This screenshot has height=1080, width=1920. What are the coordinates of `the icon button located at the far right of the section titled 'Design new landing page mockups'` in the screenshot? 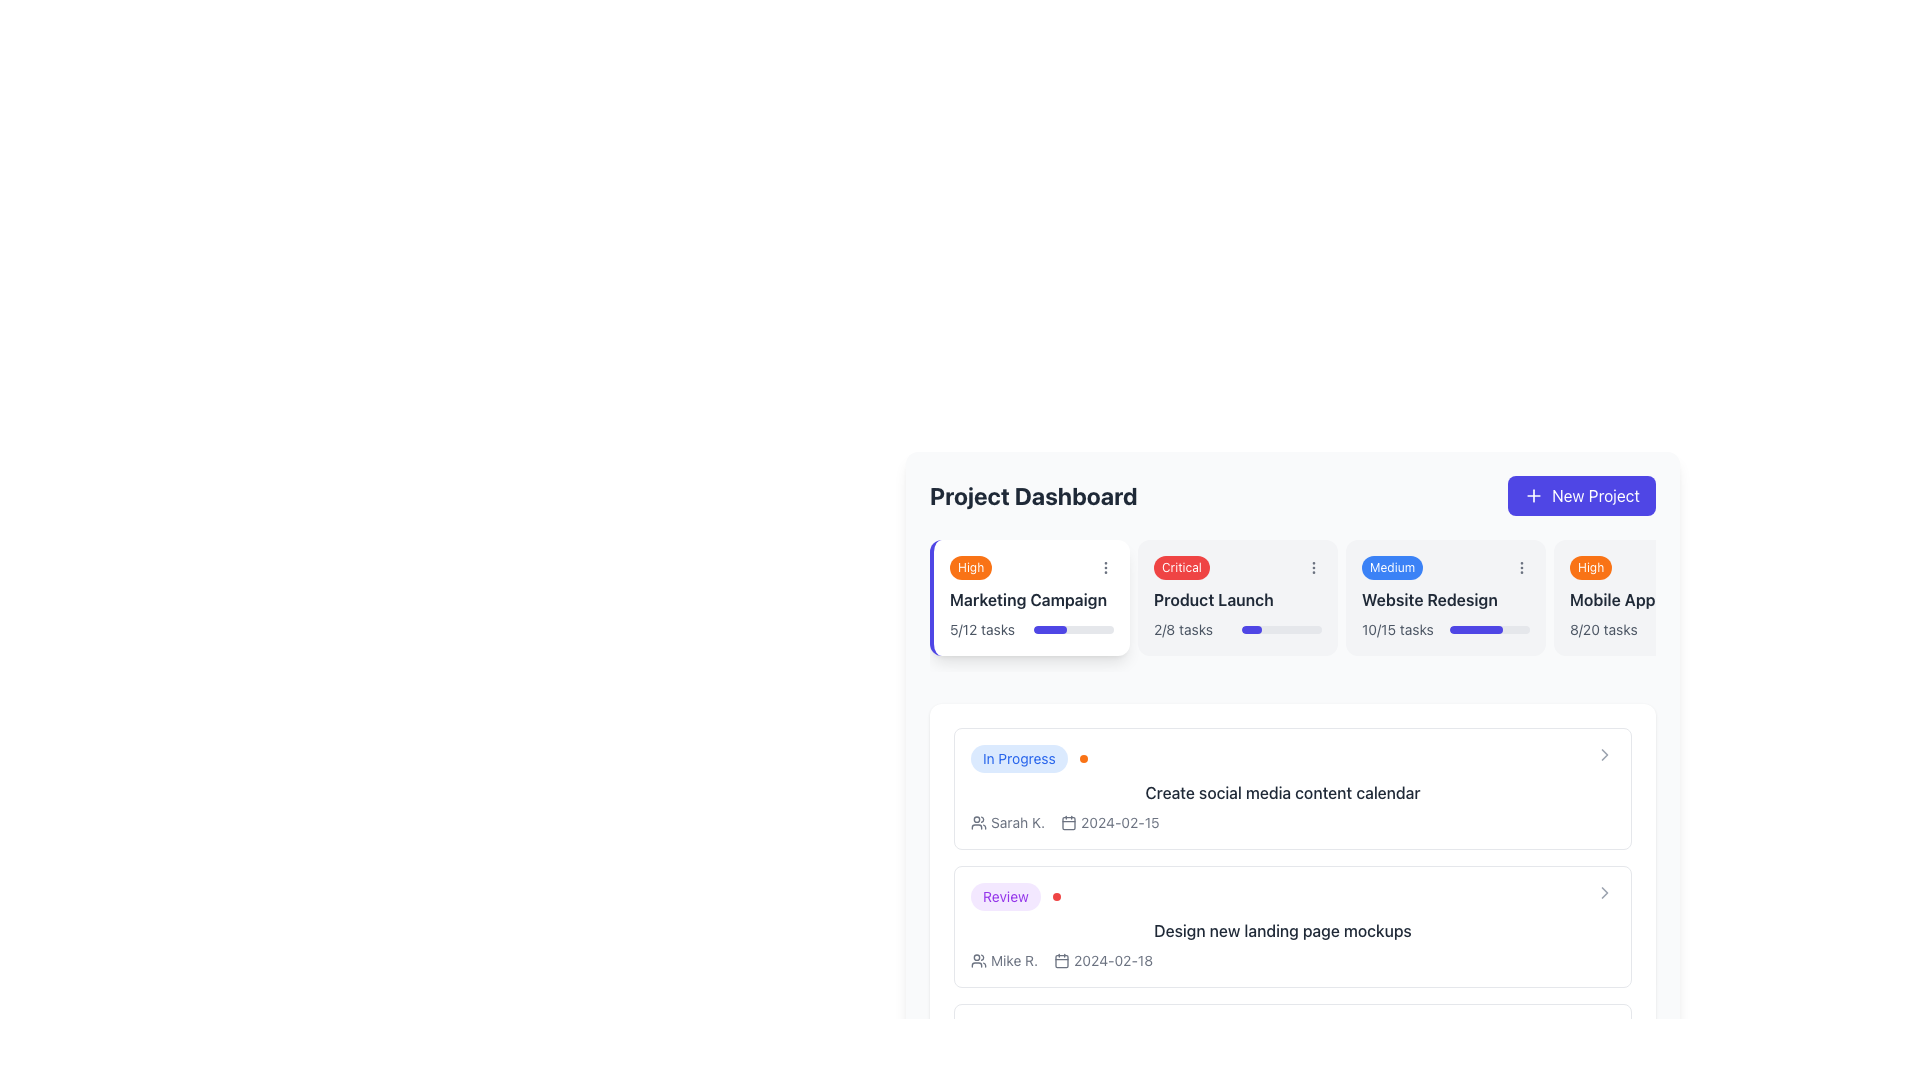 It's located at (1604, 892).